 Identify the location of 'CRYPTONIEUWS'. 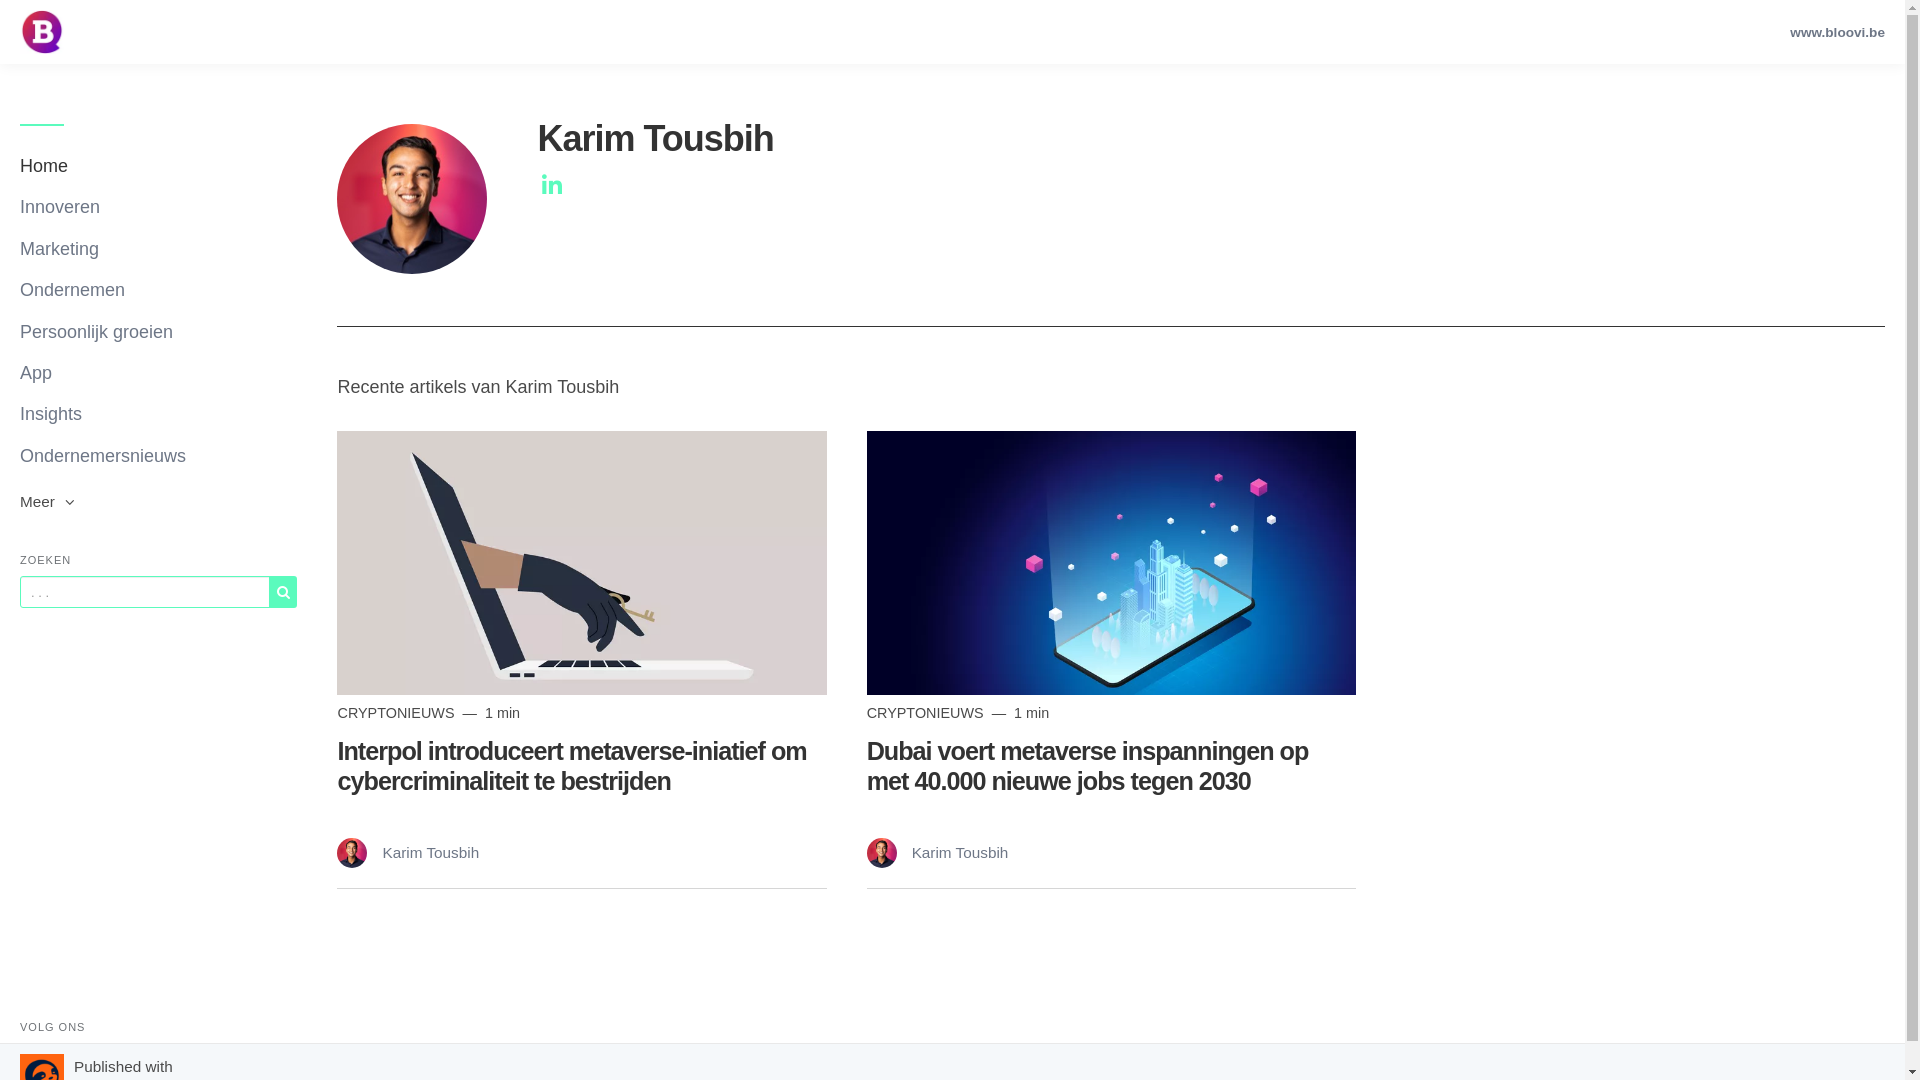
(397, 712).